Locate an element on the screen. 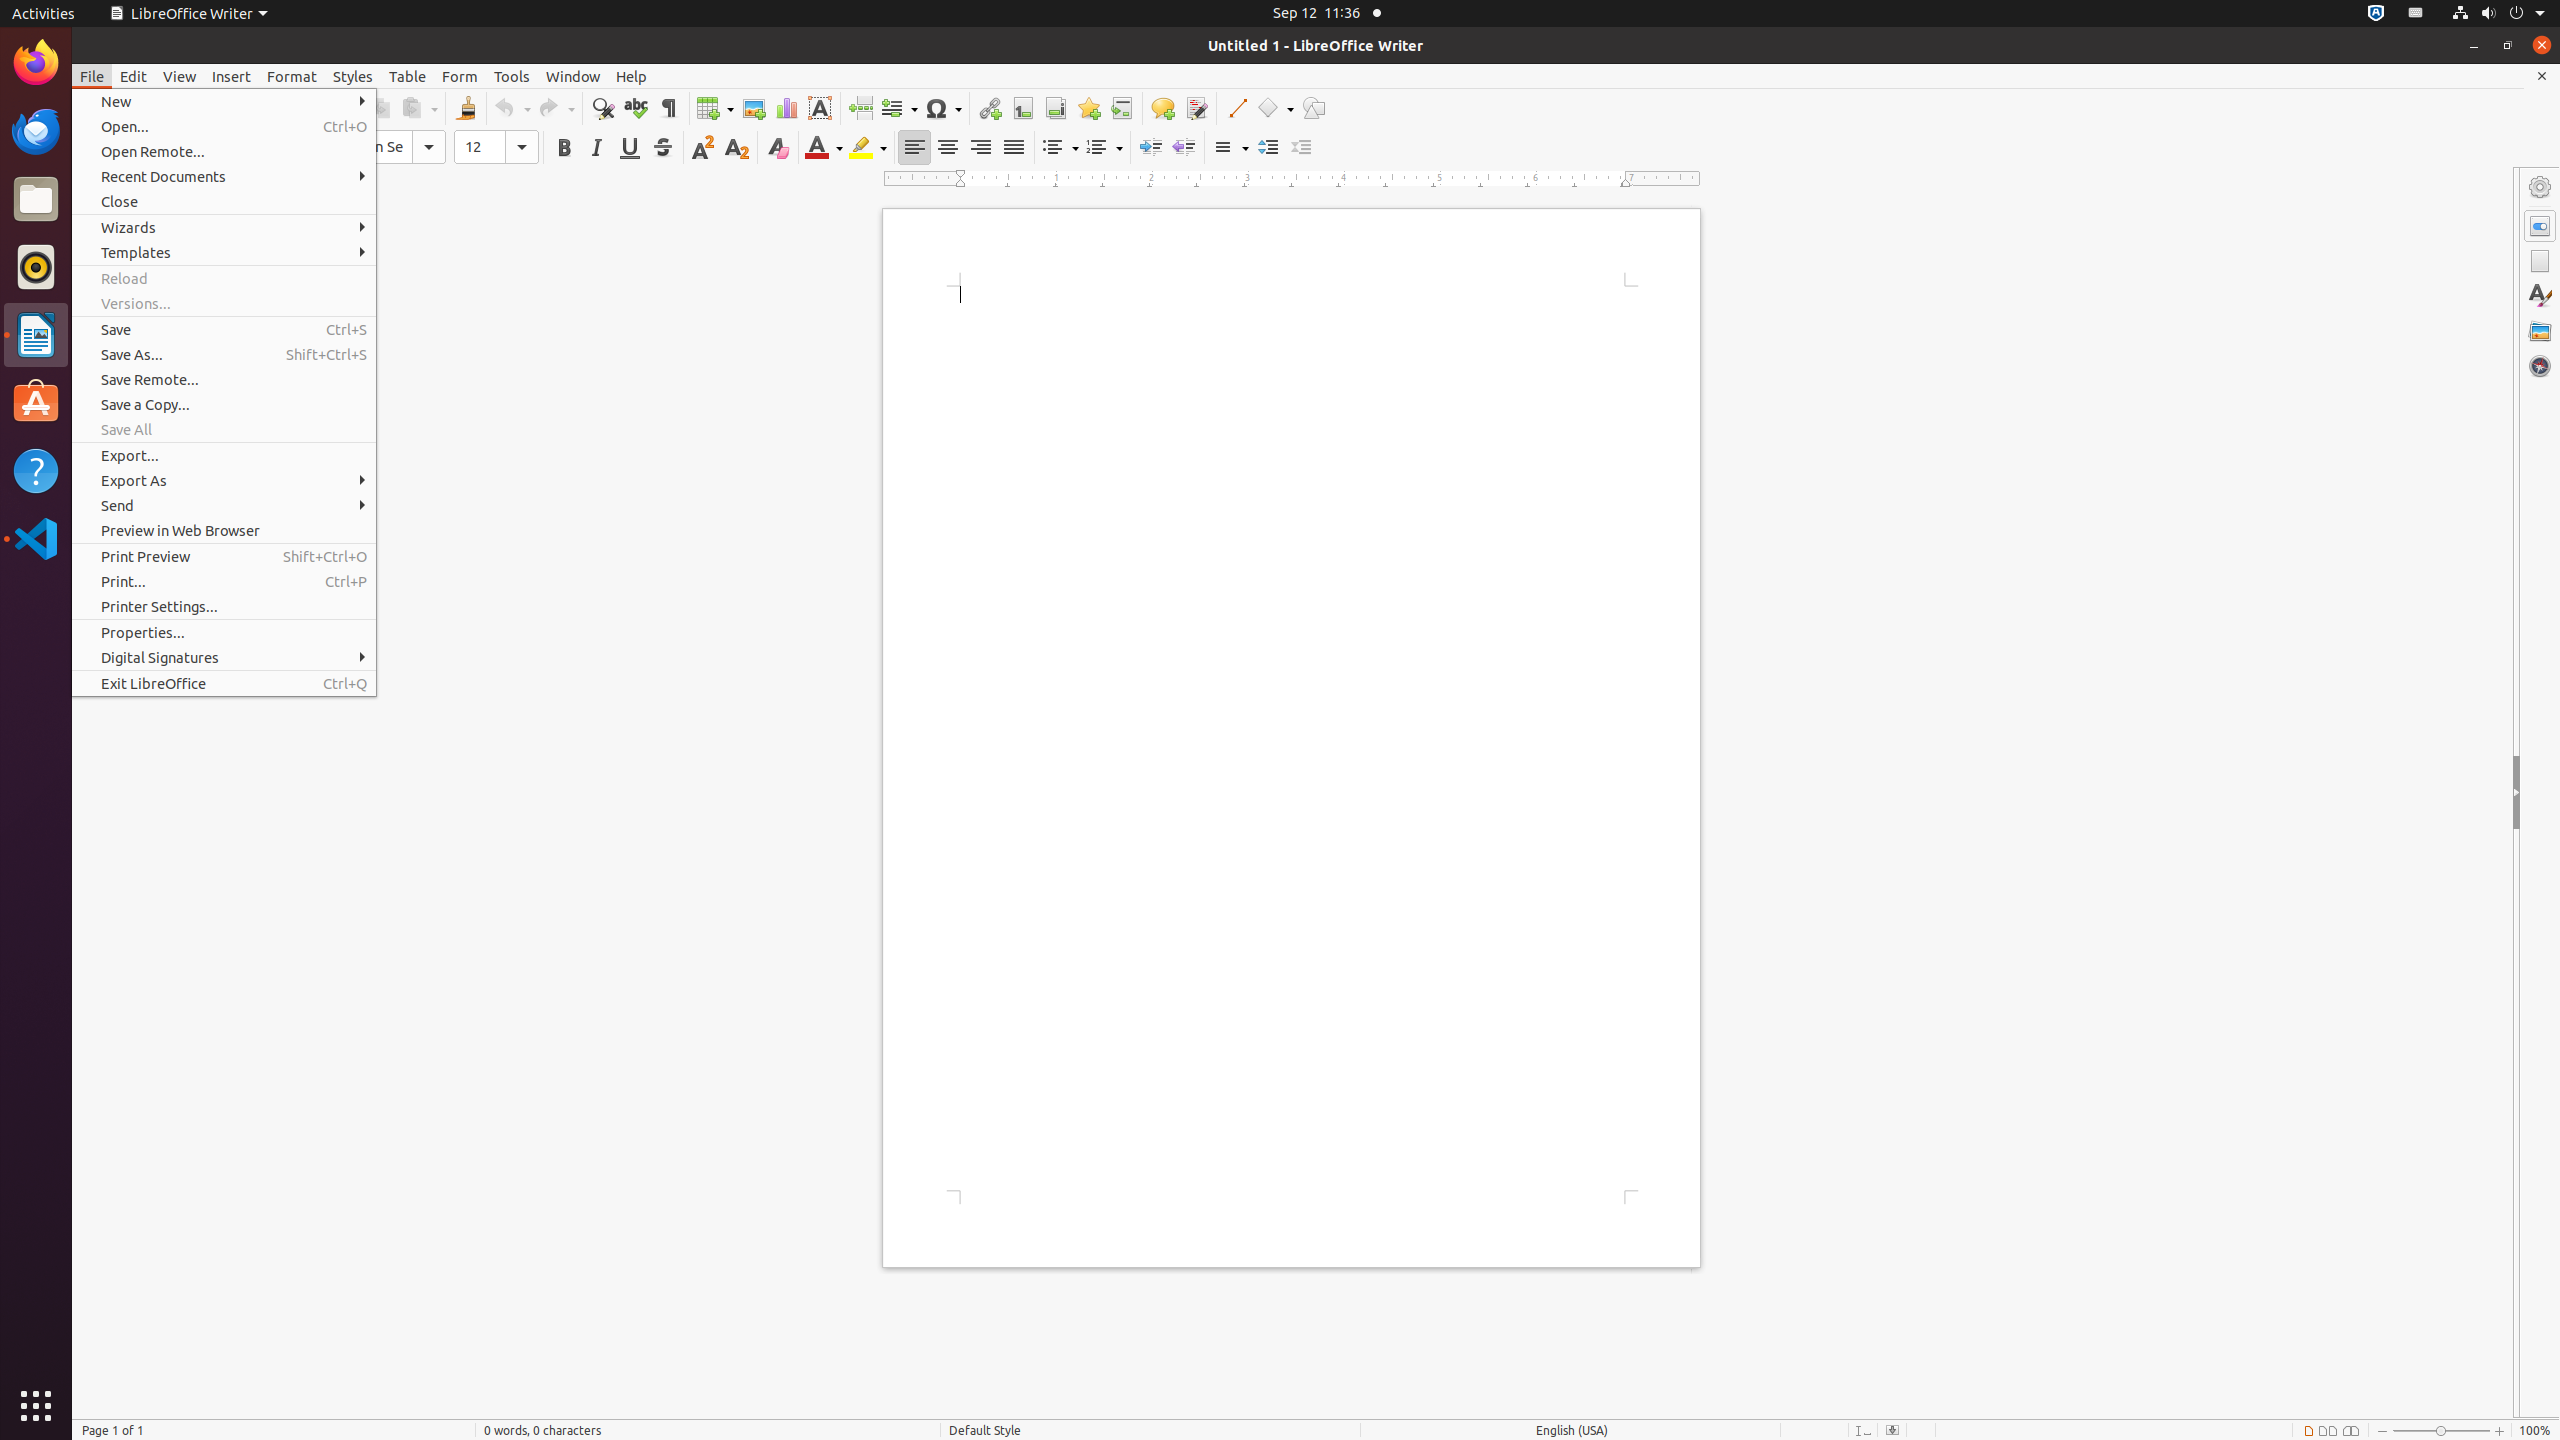  'Bullets' is located at coordinates (1059, 146).